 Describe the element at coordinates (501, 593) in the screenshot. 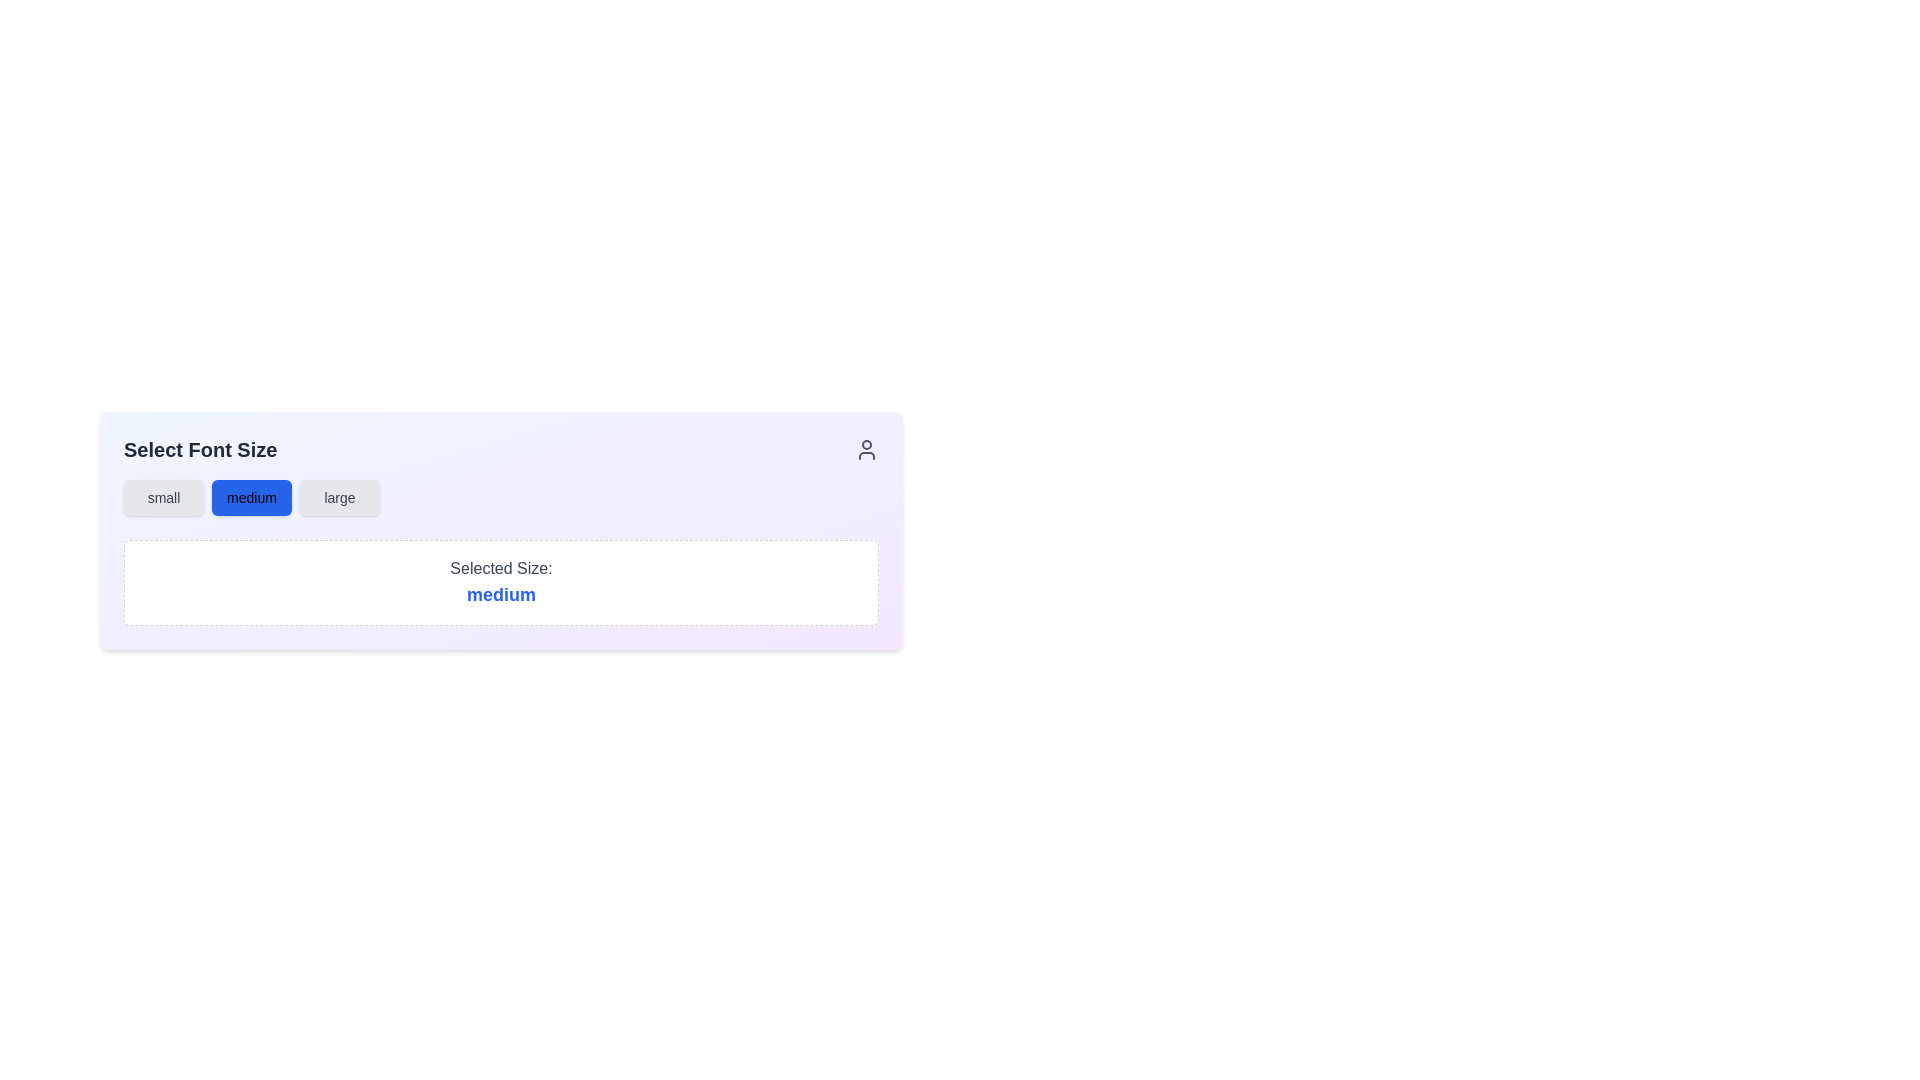

I see `the static text label displaying 'medium' in bold blue font, which is located within a bordered white background box, below the label 'Selected Size:'` at that location.